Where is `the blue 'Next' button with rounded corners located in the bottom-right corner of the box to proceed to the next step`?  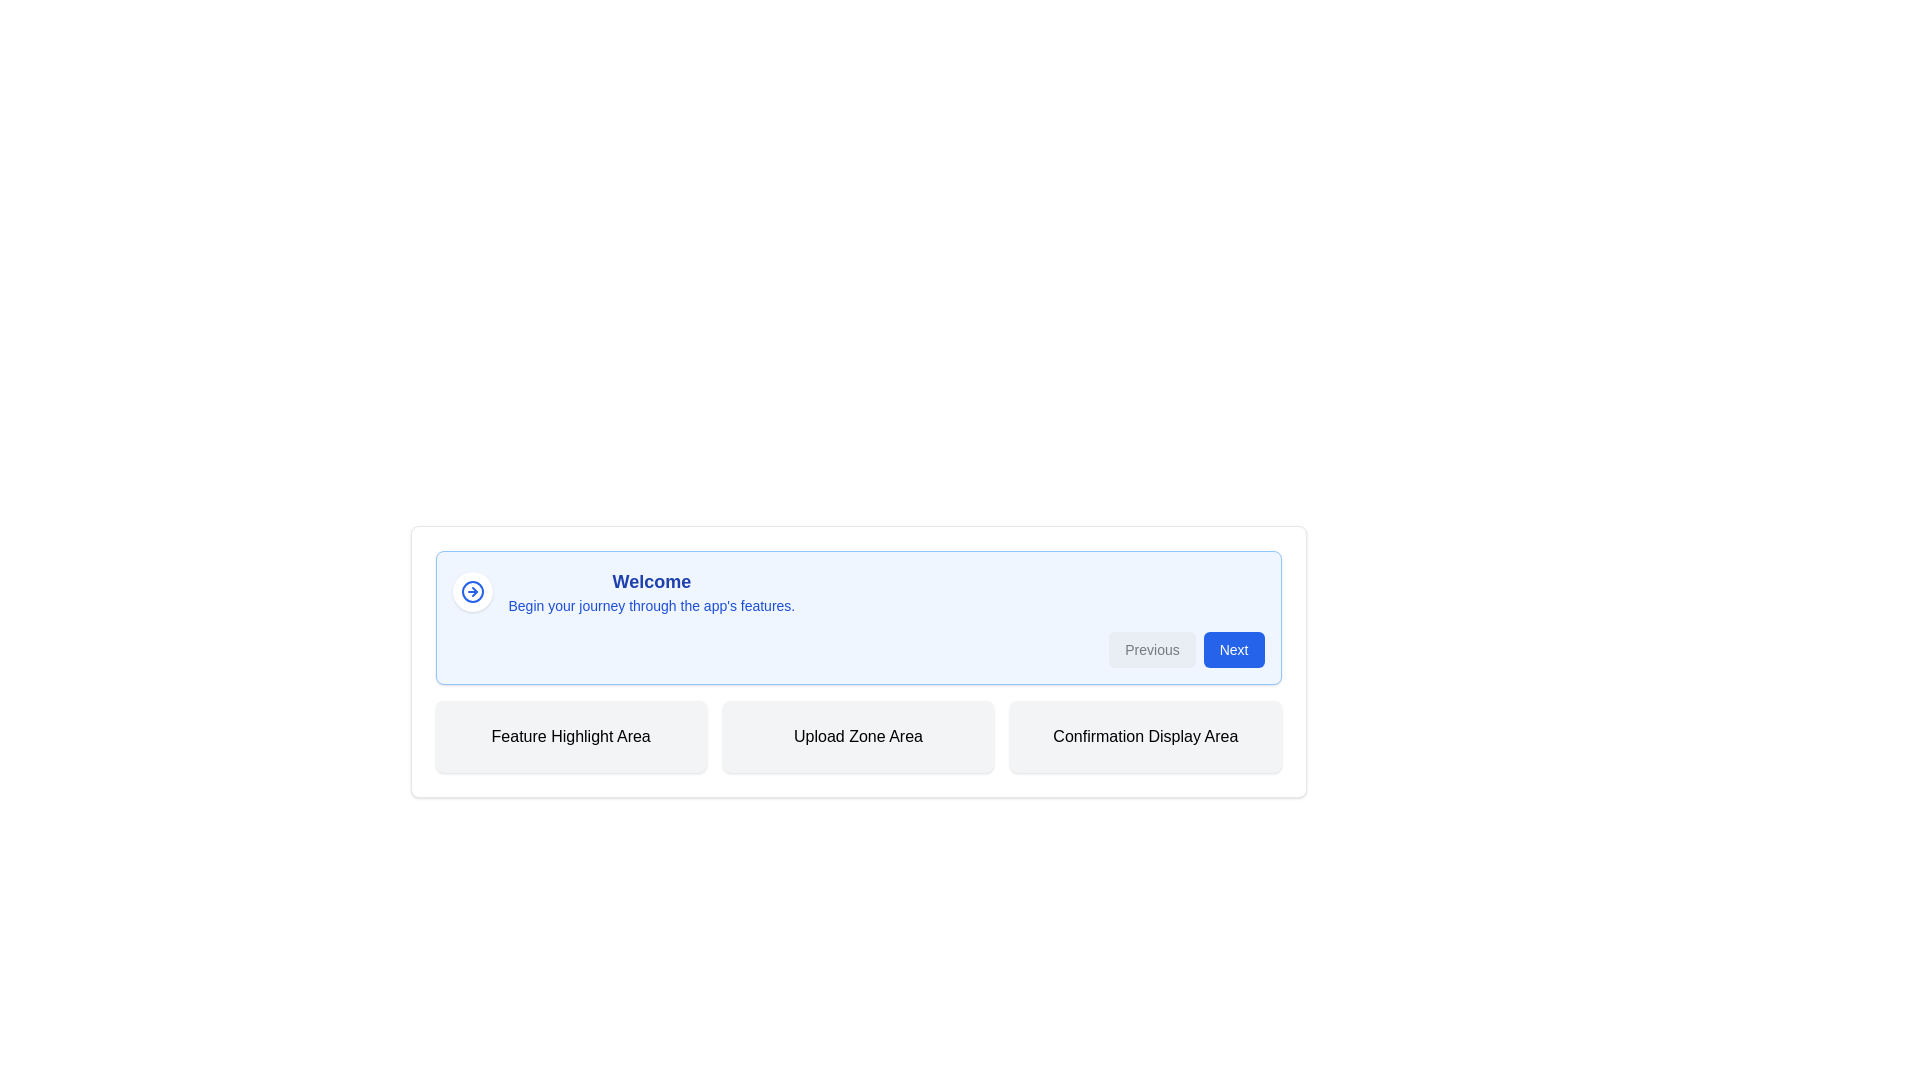
the blue 'Next' button with rounded corners located in the bottom-right corner of the box to proceed to the next step is located at coordinates (1233, 650).